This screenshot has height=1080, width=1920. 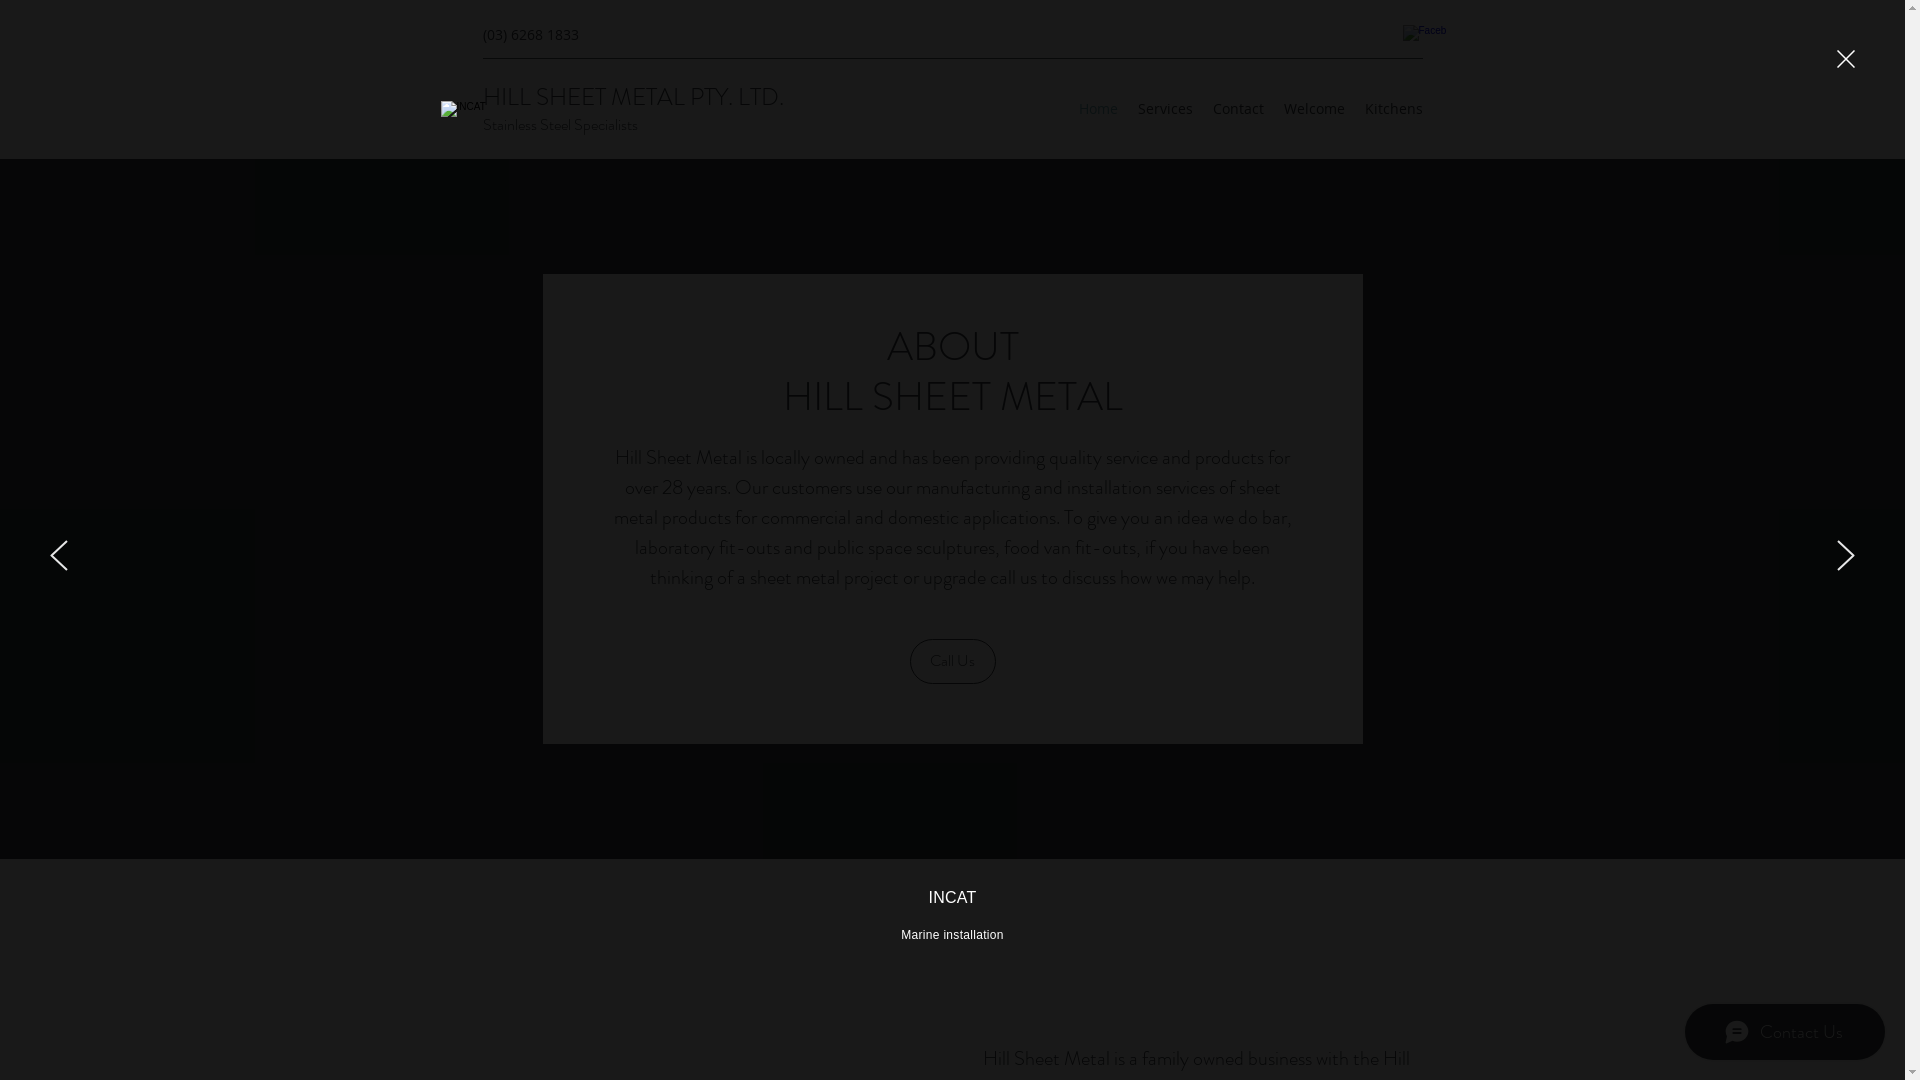 What do you see at coordinates (1067, 108) in the screenshot?
I see `'Home'` at bounding box center [1067, 108].